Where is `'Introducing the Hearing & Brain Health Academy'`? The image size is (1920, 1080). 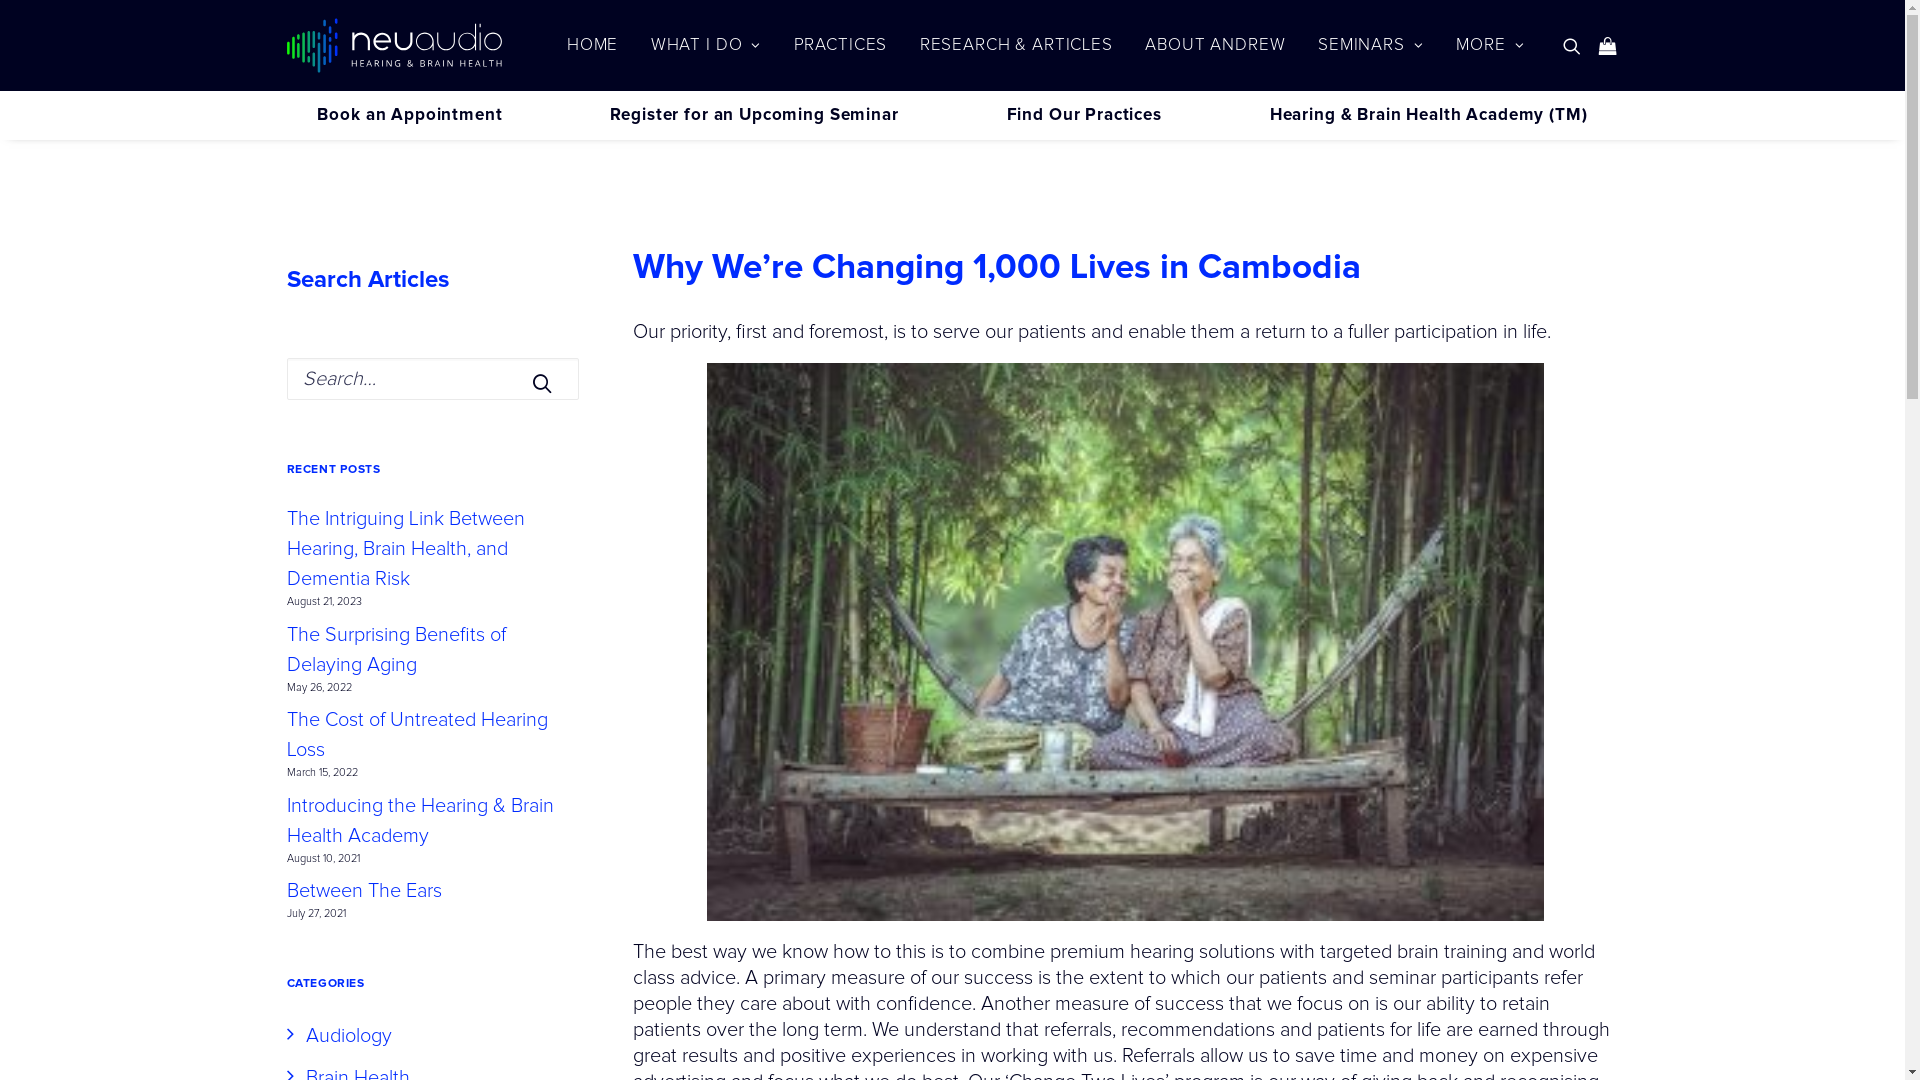
'Introducing the Hearing & Brain Health Academy' is located at coordinates (285, 821).